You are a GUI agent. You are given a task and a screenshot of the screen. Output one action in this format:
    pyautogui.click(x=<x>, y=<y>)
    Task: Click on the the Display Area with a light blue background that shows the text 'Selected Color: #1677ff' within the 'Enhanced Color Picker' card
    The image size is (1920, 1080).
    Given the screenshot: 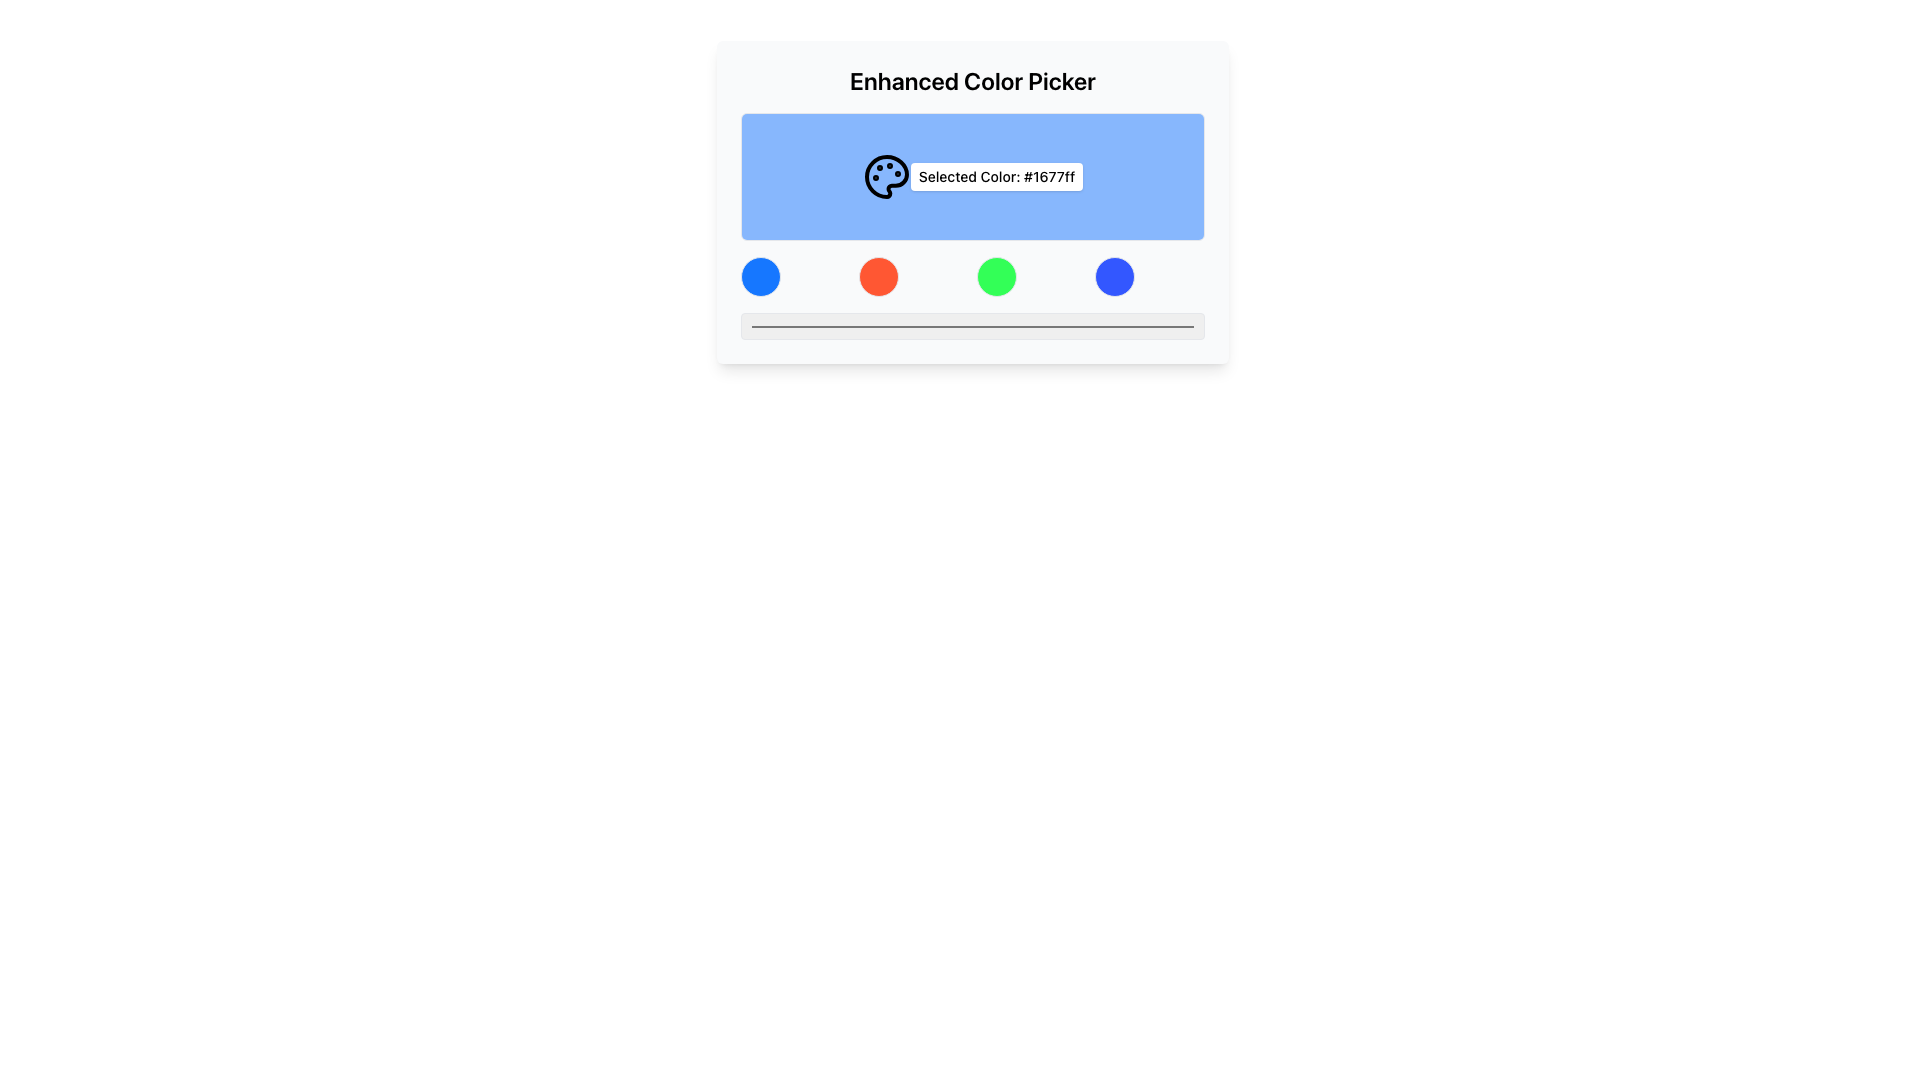 What is the action you would take?
    pyautogui.click(x=973, y=201)
    